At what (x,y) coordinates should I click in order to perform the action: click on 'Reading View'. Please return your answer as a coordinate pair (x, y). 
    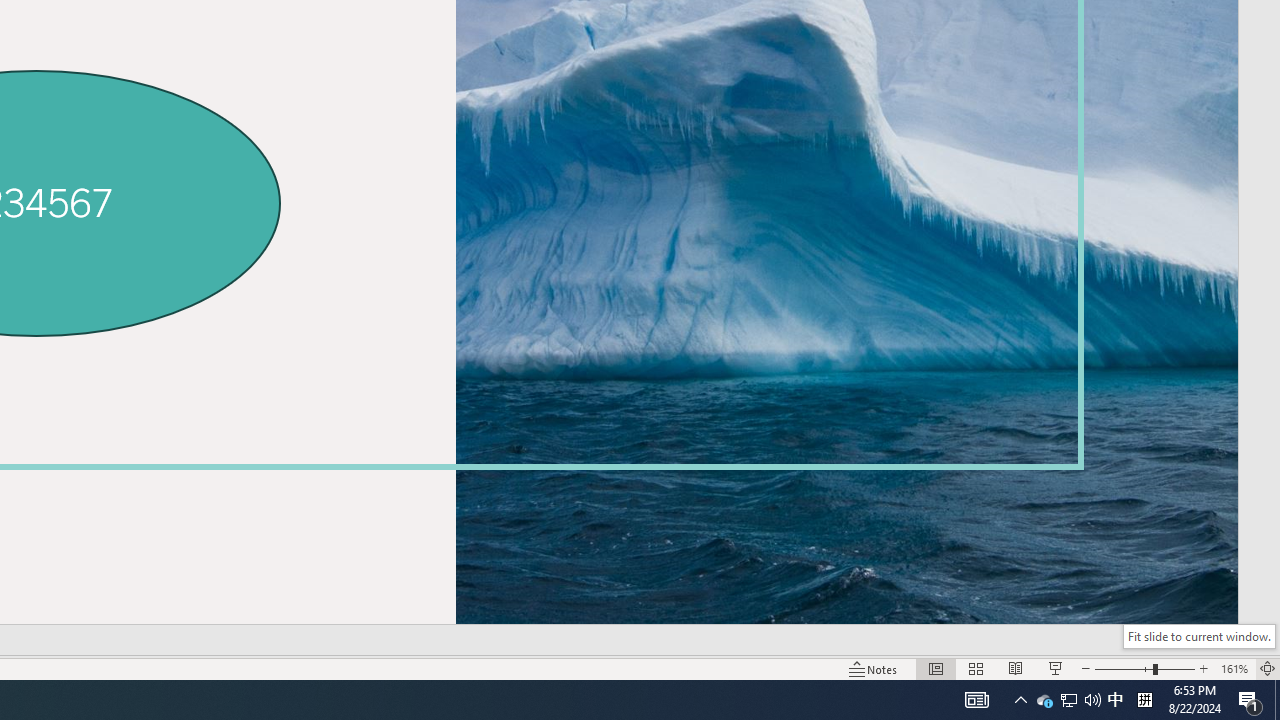
    Looking at the image, I should click on (1015, 669).